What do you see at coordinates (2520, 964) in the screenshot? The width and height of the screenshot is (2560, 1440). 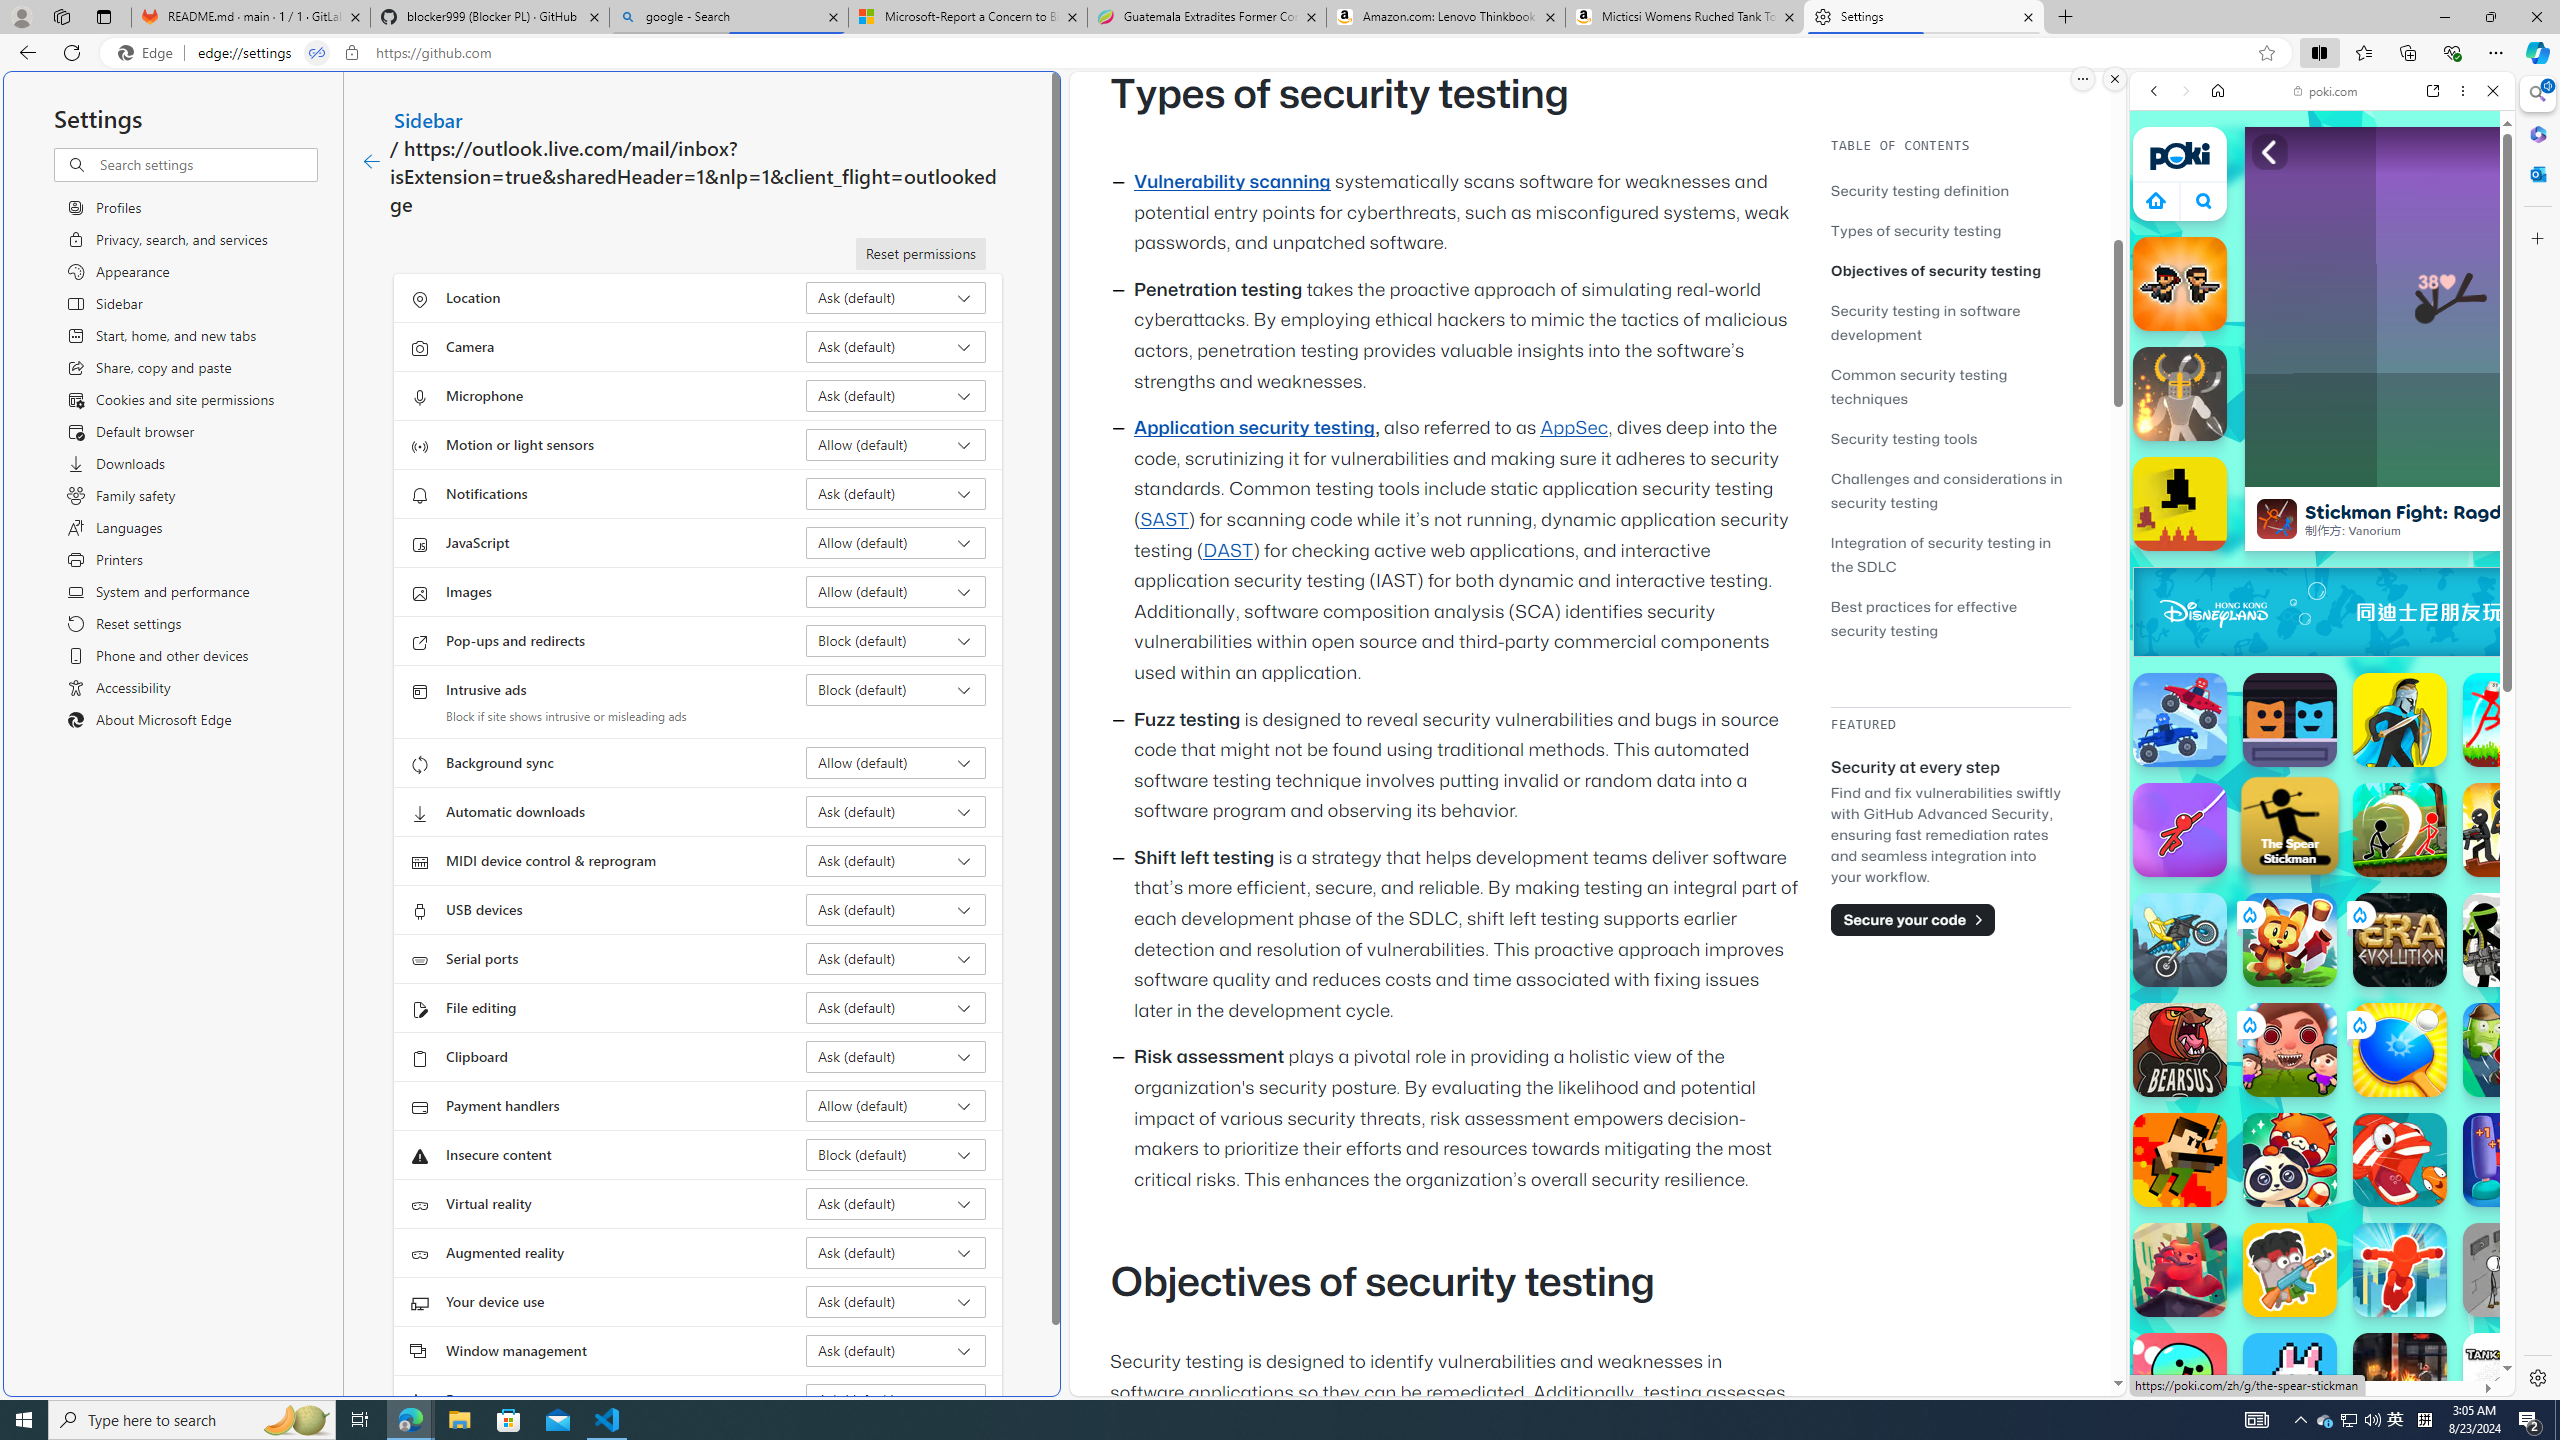 I see `'Crazy Cars Crazy Cars poki.com'` at bounding box center [2520, 964].